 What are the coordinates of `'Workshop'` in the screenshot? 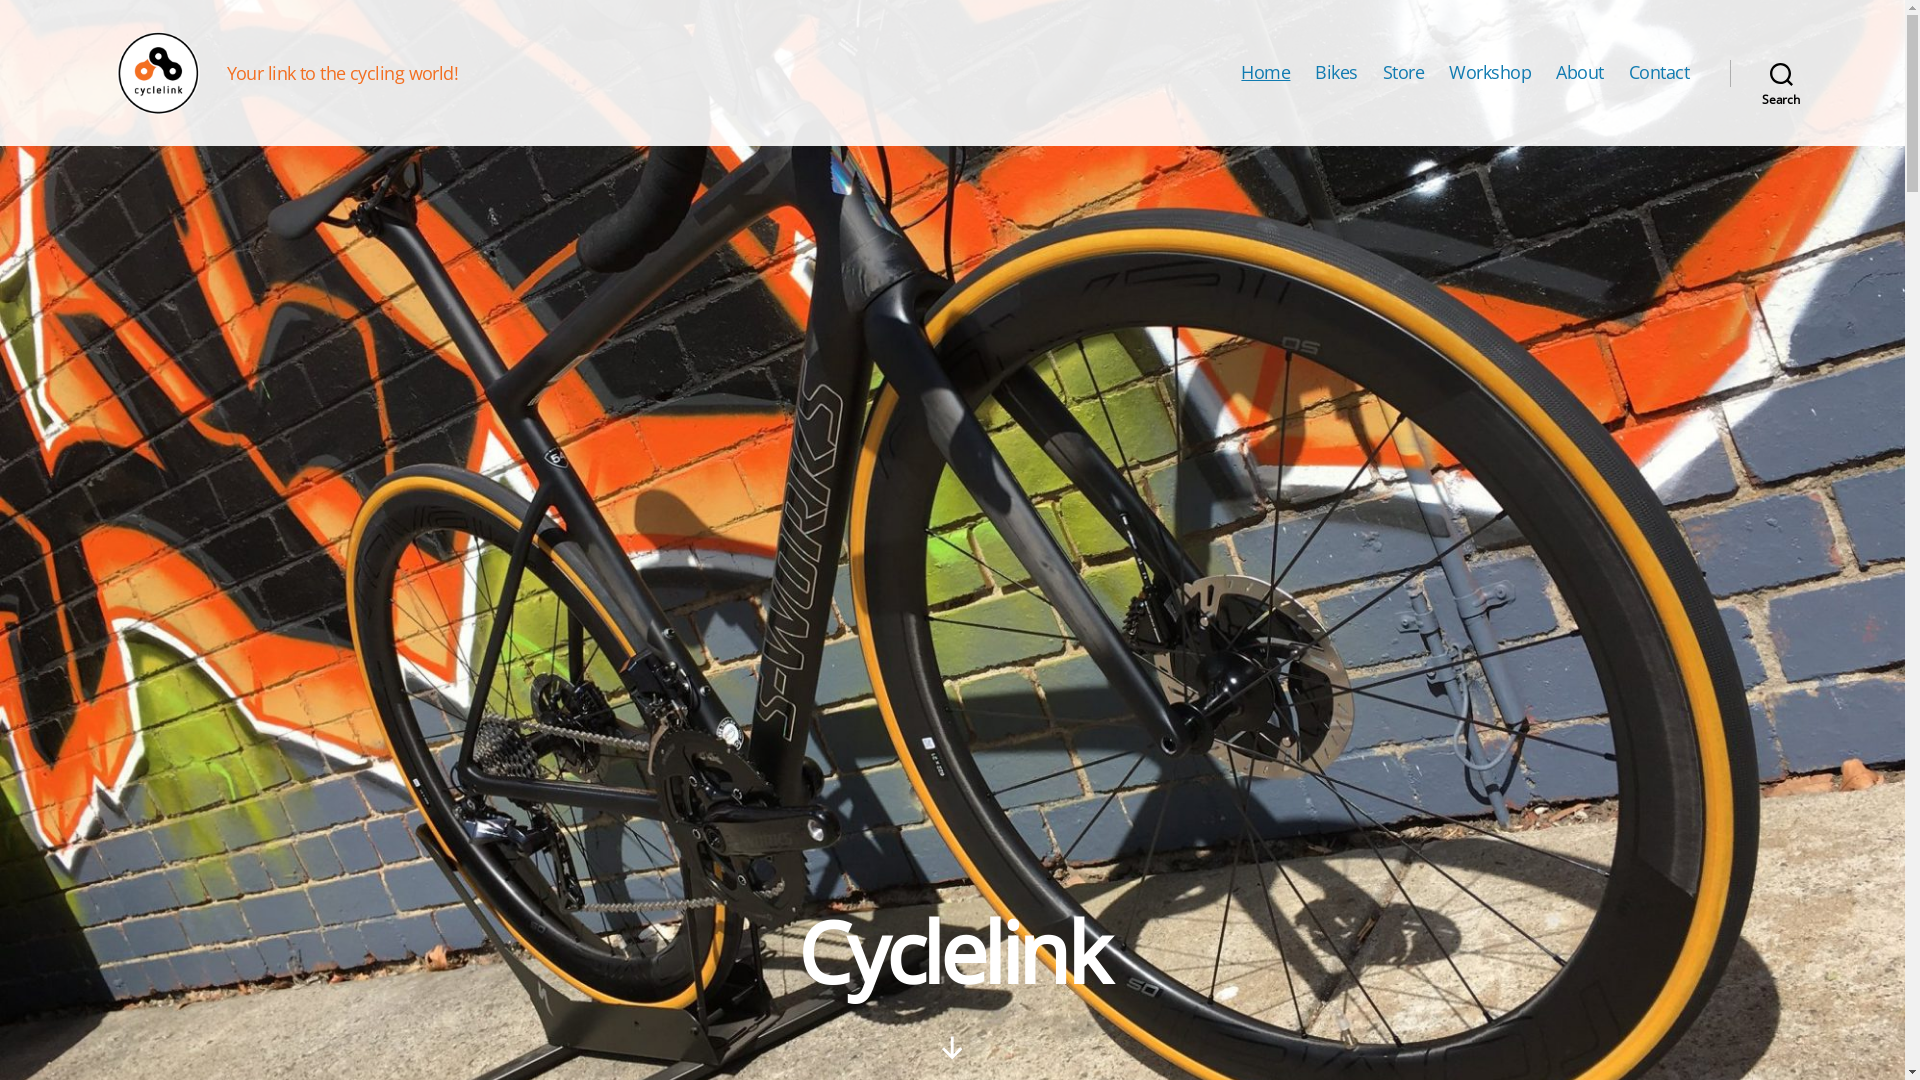 It's located at (1449, 72).